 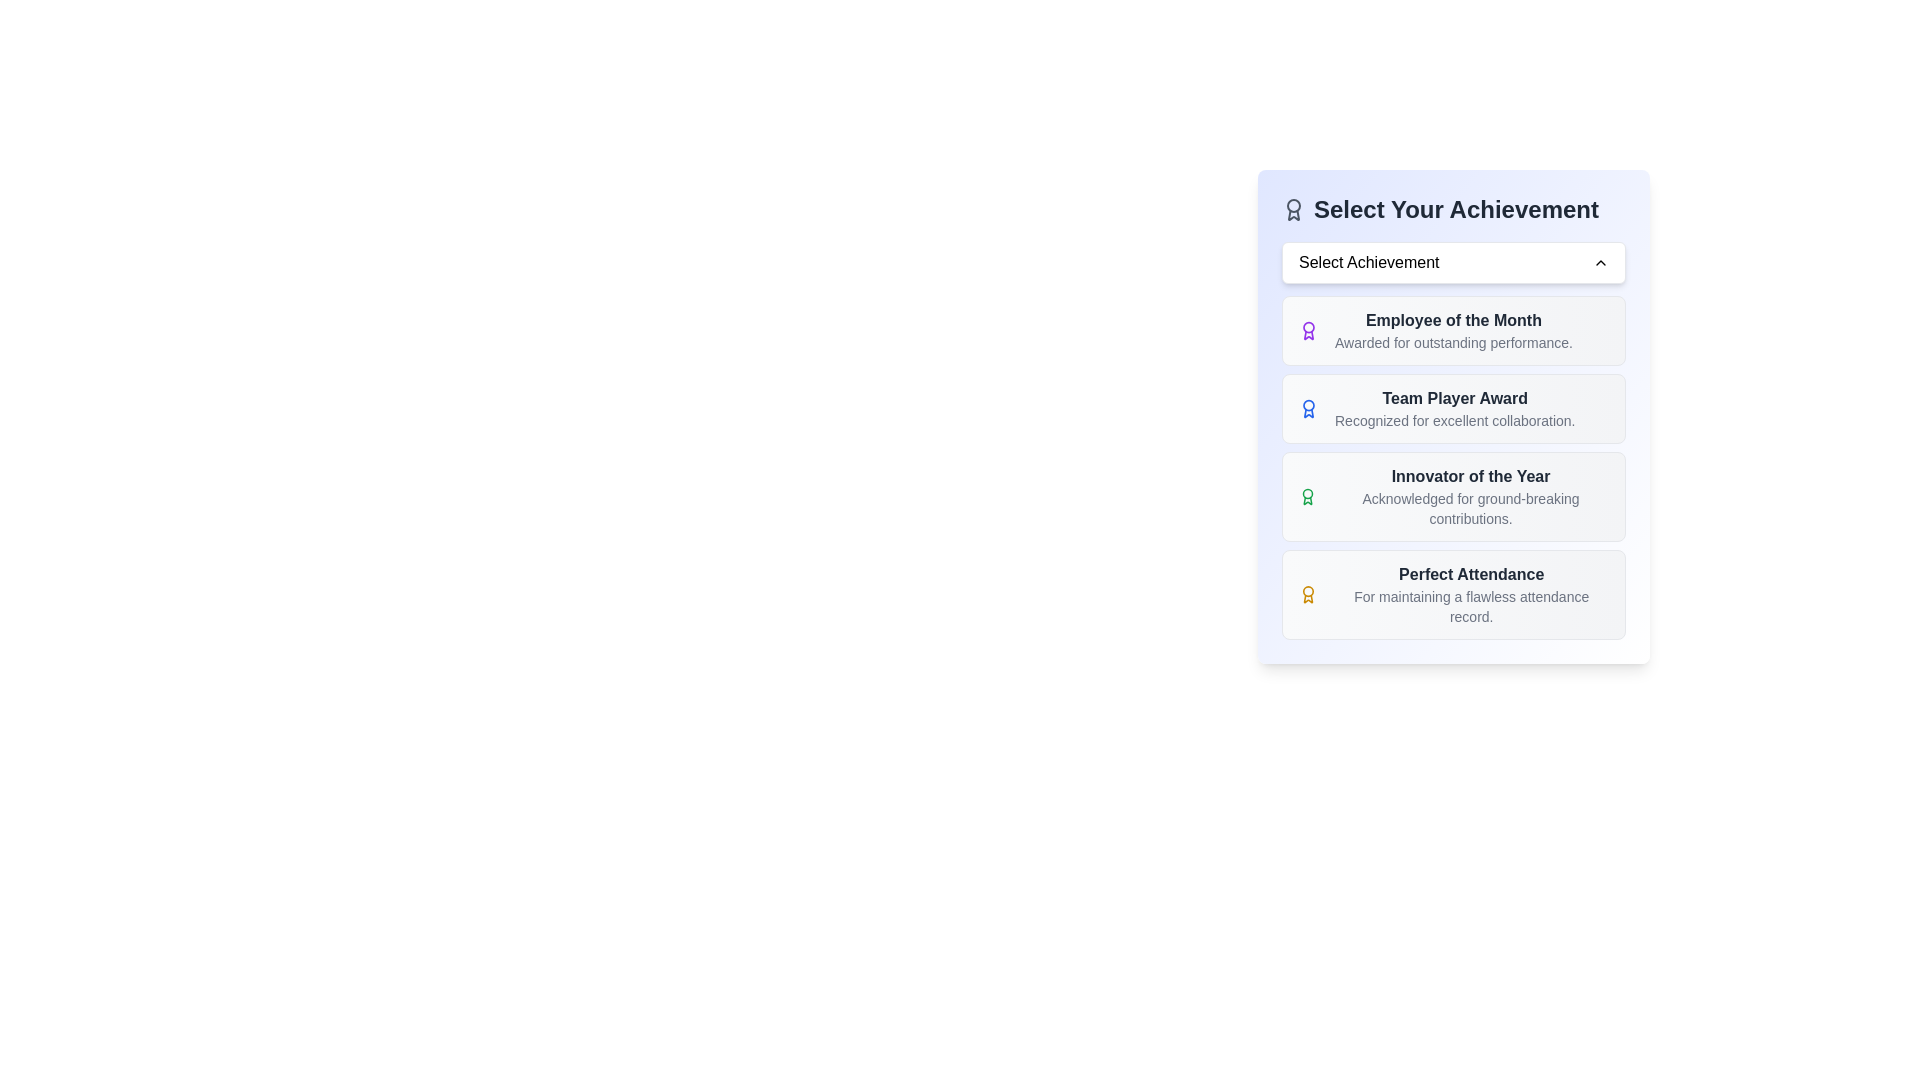 I want to click on the 'Perfect Attendance' text label, which is a bold, dark gray label located in the fourth row of the 'Select Your Achievement' panel, so click(x=1471, y=574).